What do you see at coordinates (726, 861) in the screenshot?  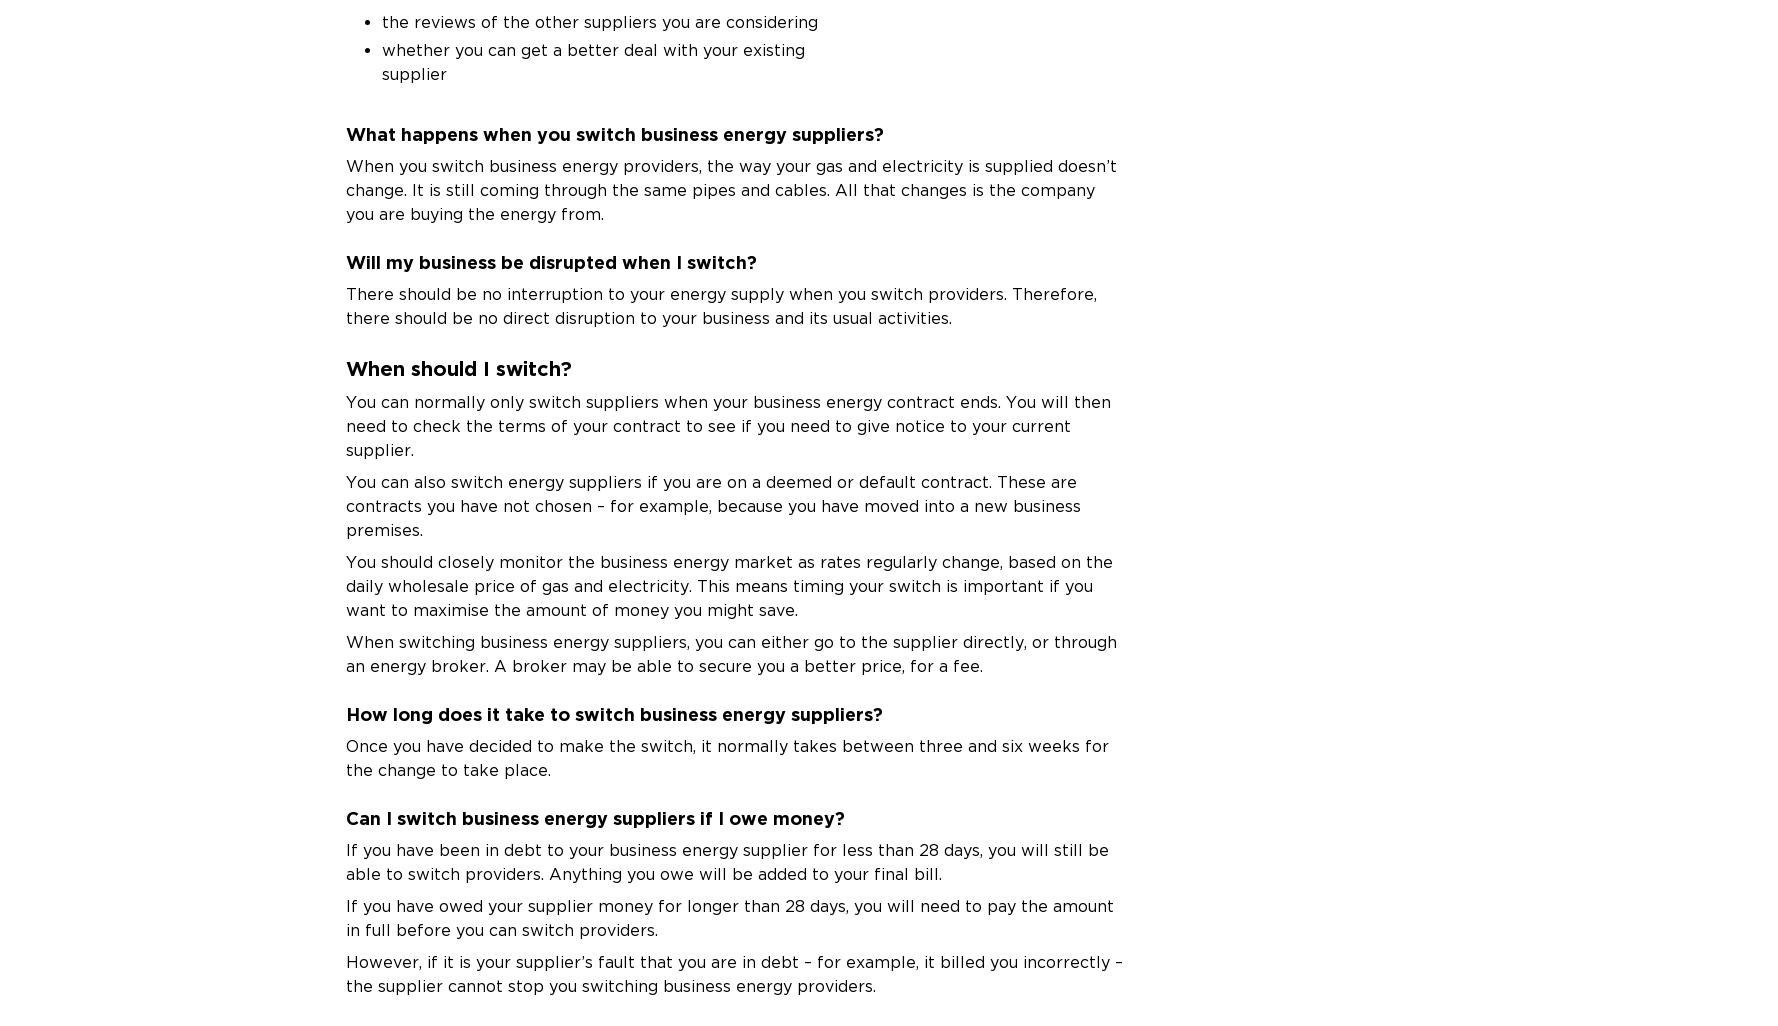 I see `'If you have been in debt to your business energy supplier for less than 28 days, you will still be able to switch providers. Anything you owe will be added to your final bill.'` at bounding box center [726, 861].